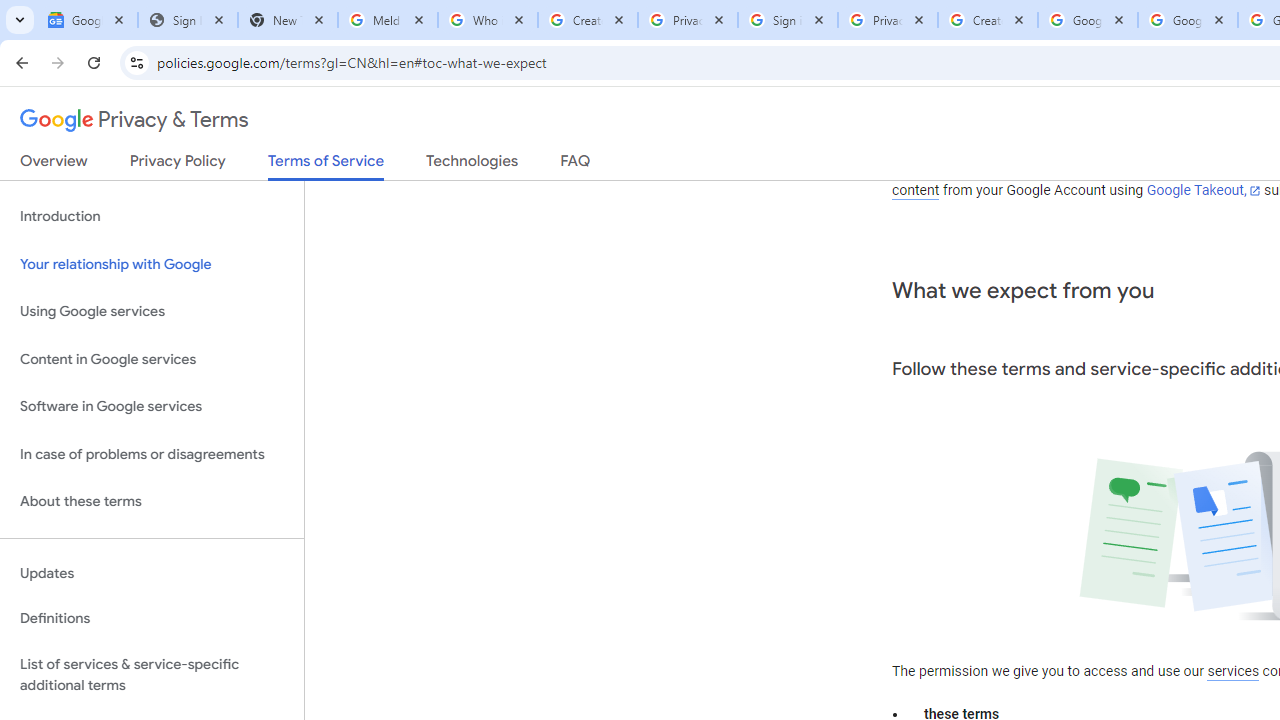 Image resolution: width=1280 pixels, height=720 pixels. Describe the element at coordinates (1232, 671) in the screenshot. I see `'services'` at that location.